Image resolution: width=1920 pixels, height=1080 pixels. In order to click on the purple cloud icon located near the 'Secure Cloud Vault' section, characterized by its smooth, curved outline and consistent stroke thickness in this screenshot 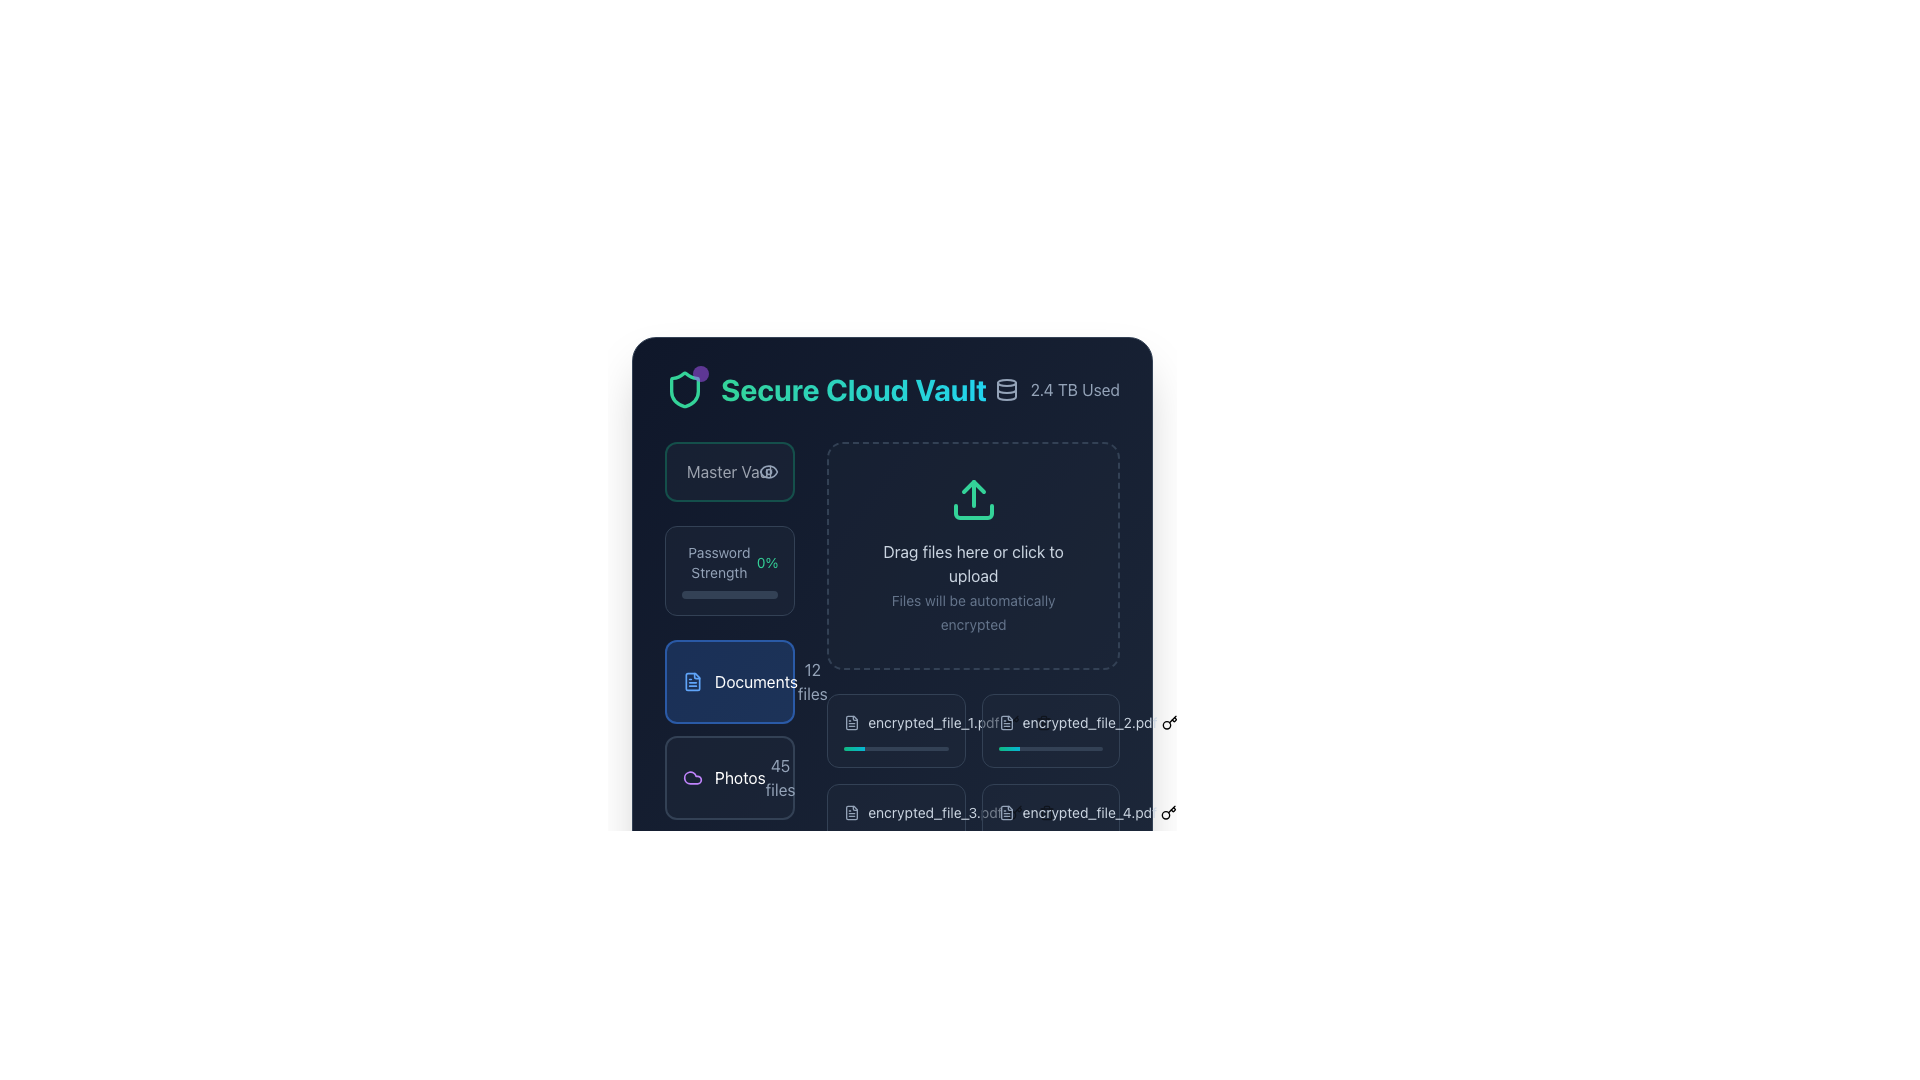, I will do `click(692, 777)`.